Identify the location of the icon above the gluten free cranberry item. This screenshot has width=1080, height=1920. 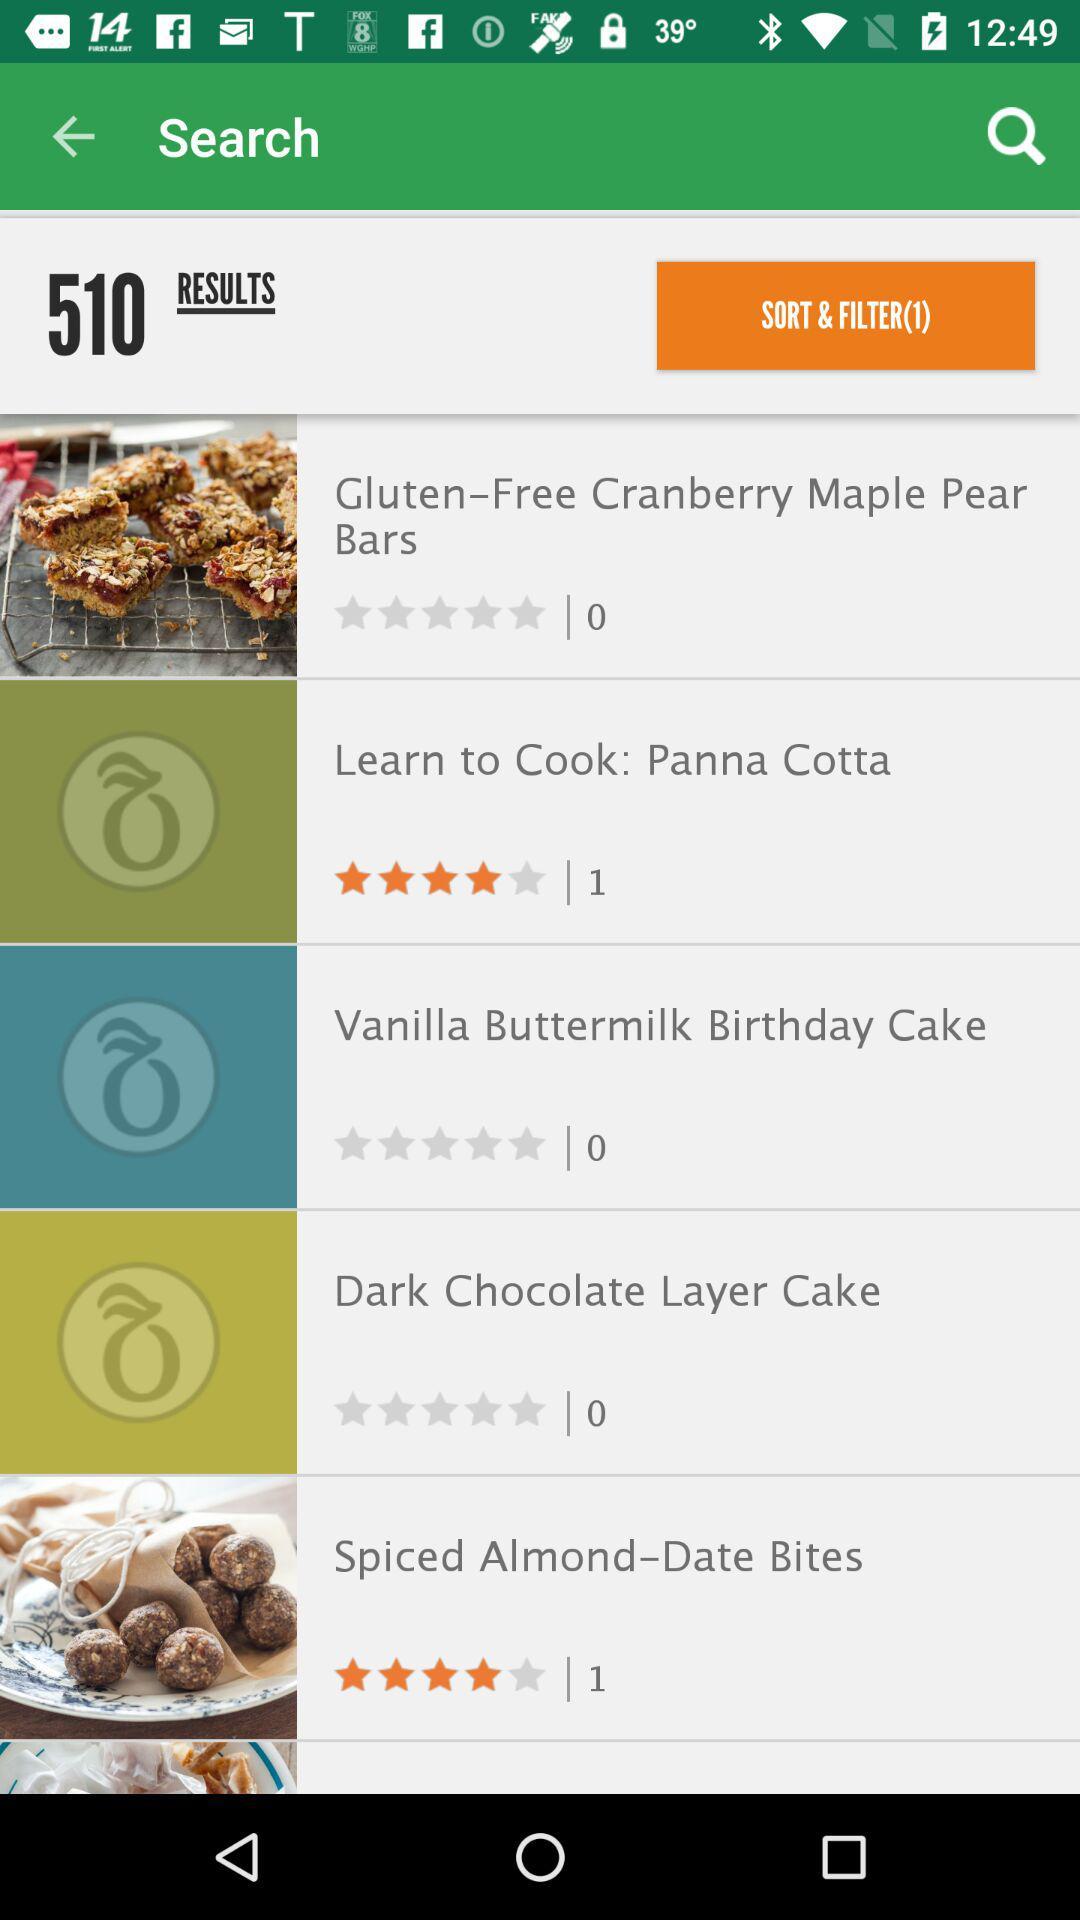
(845, 314).